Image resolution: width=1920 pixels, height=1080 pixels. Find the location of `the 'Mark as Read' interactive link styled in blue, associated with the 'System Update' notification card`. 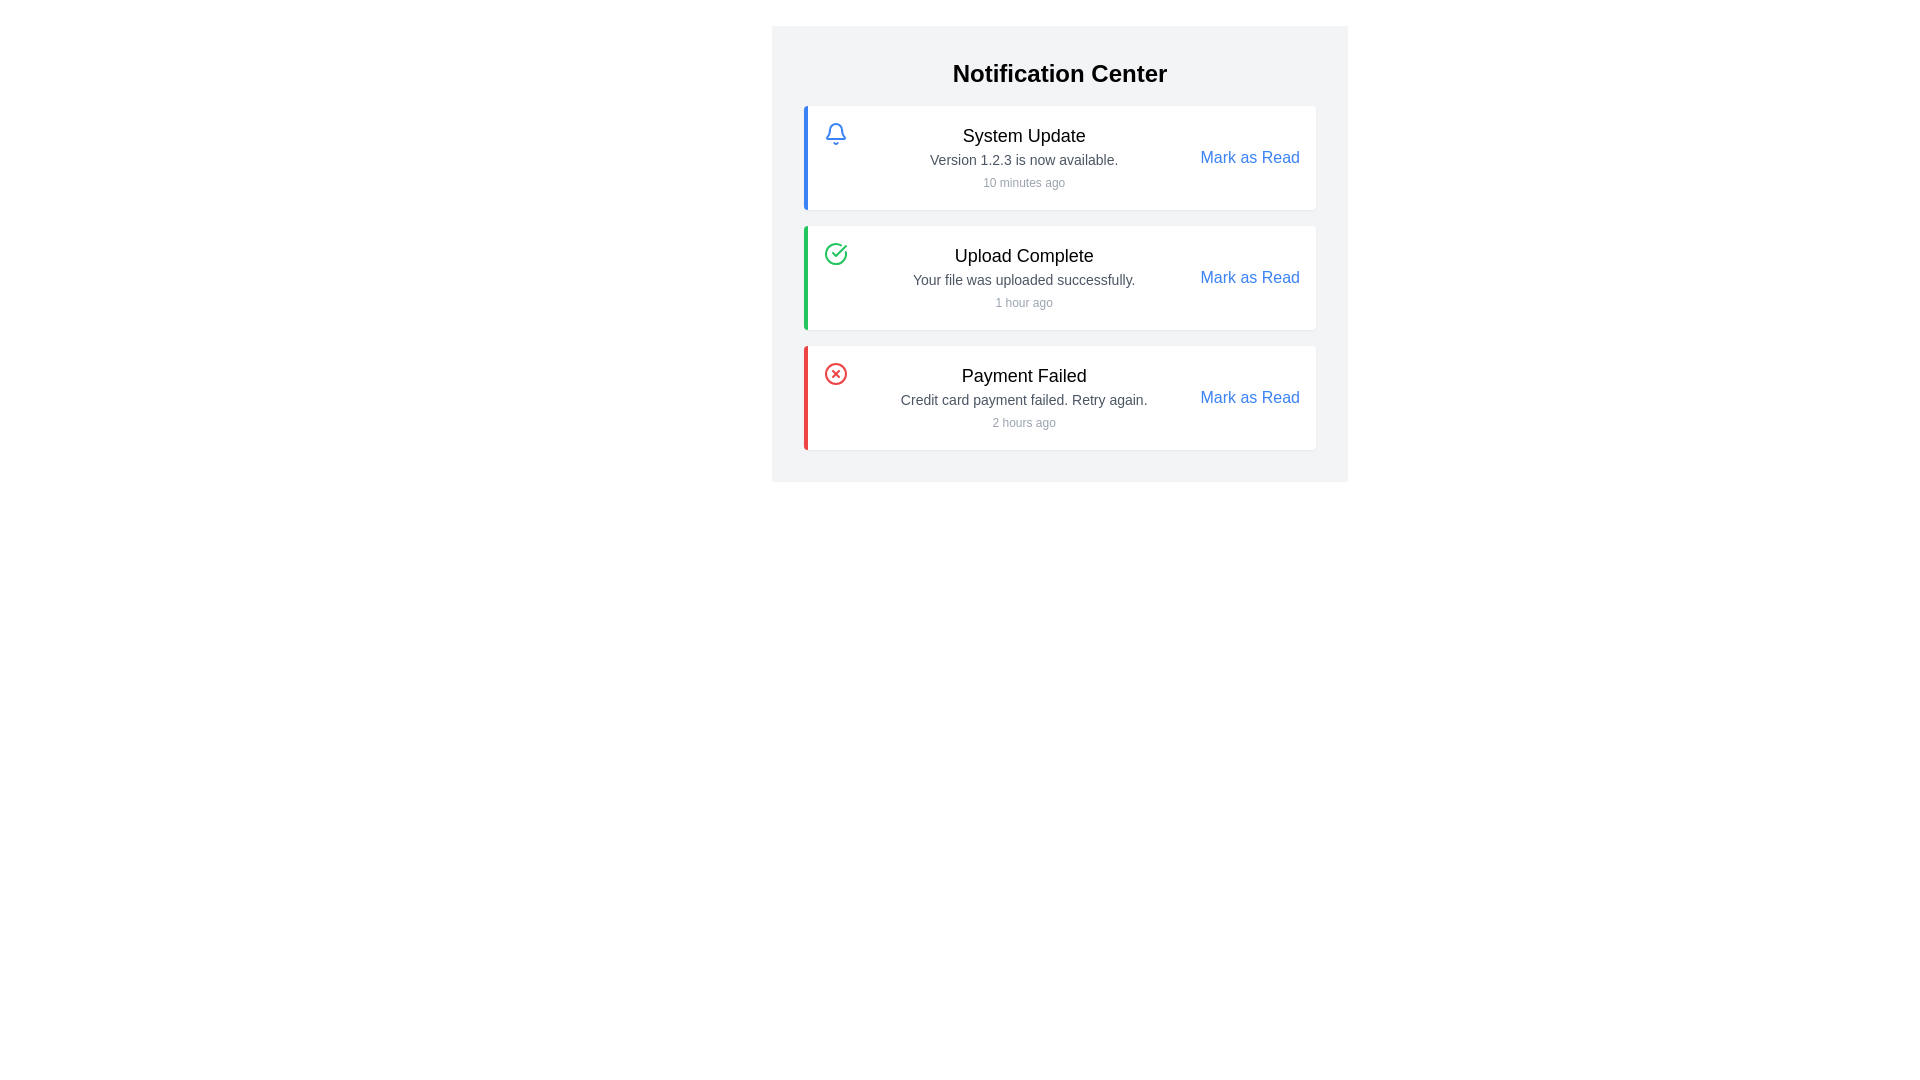

the 'Mark as Read' interactive link styled in blue, associated with the 'System Update' notification card is located at coordinates (1249, 157).